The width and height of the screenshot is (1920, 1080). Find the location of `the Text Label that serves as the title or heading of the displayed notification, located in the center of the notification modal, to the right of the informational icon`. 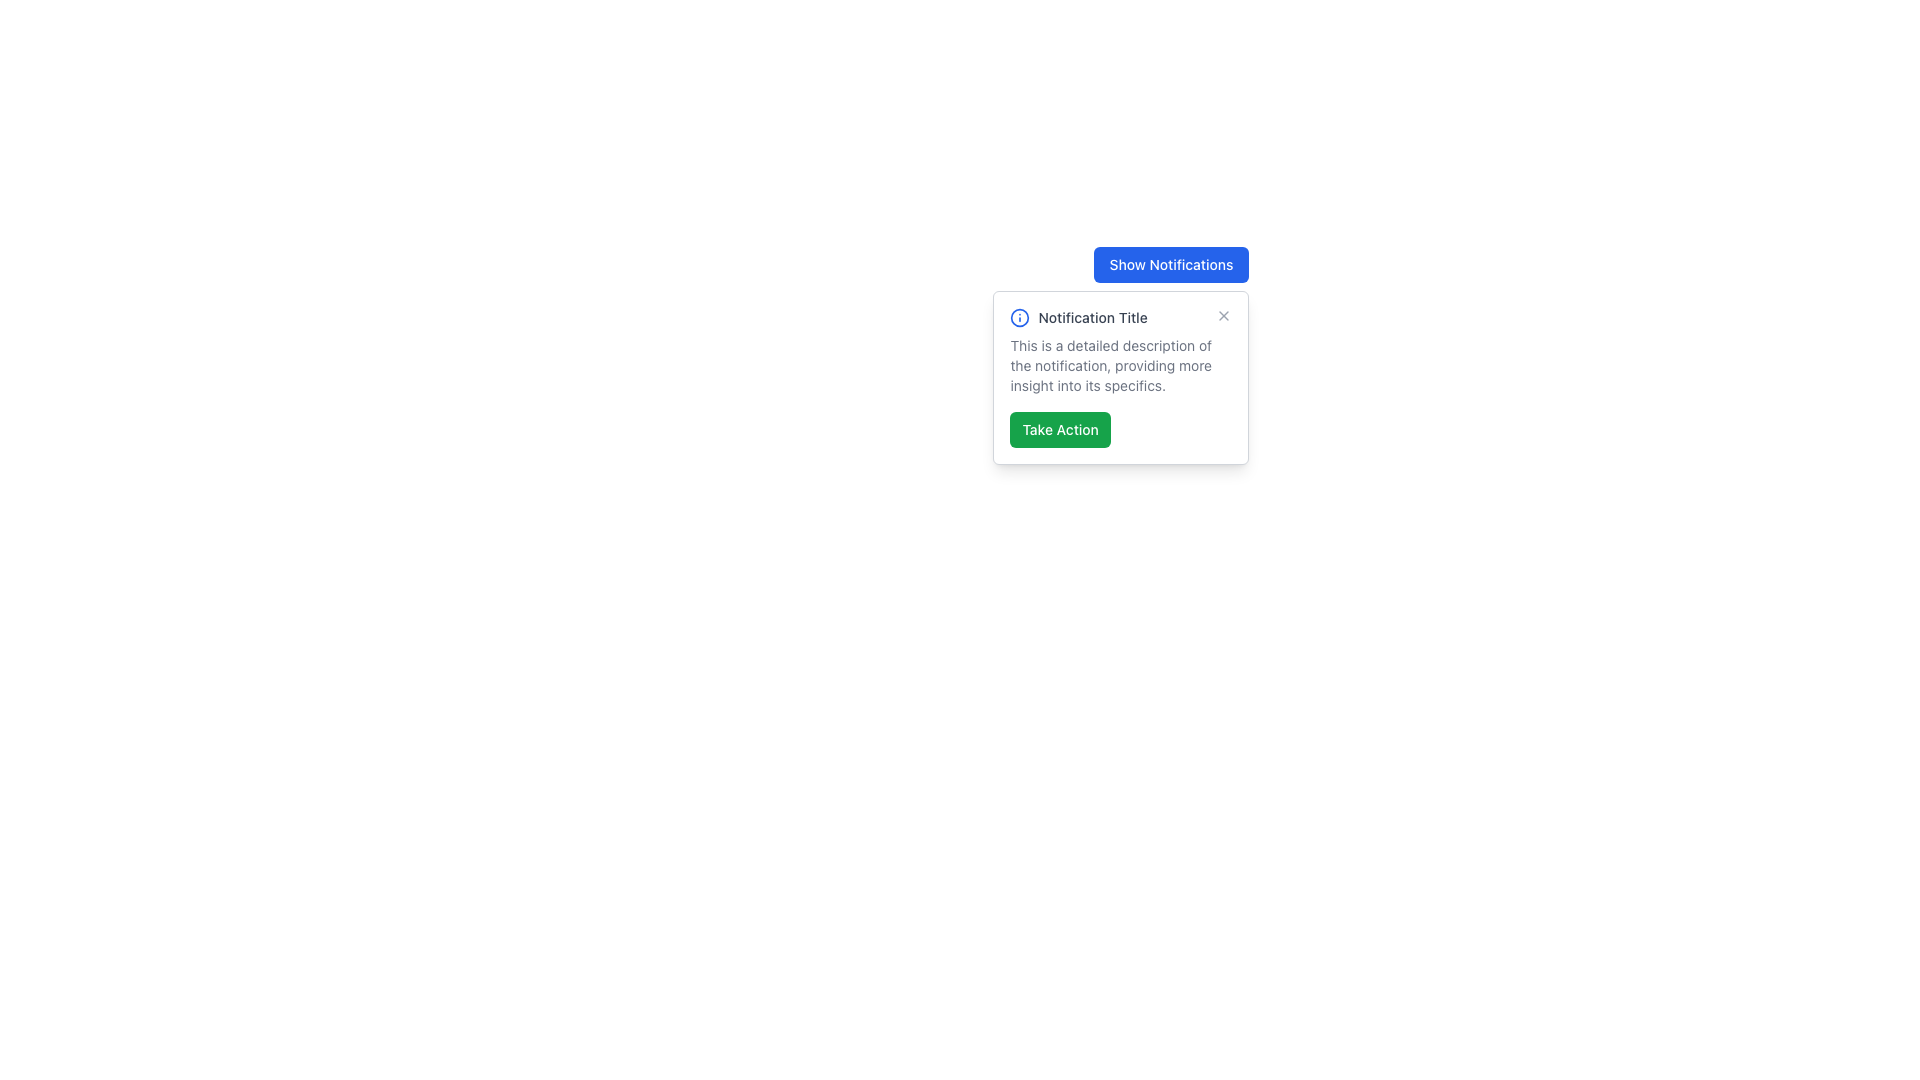

the Text Label that serves as the title or heading of the displayed notification, located in the center of the notification modal, to the right of the informational icon is located at coordinates (1092, 316).